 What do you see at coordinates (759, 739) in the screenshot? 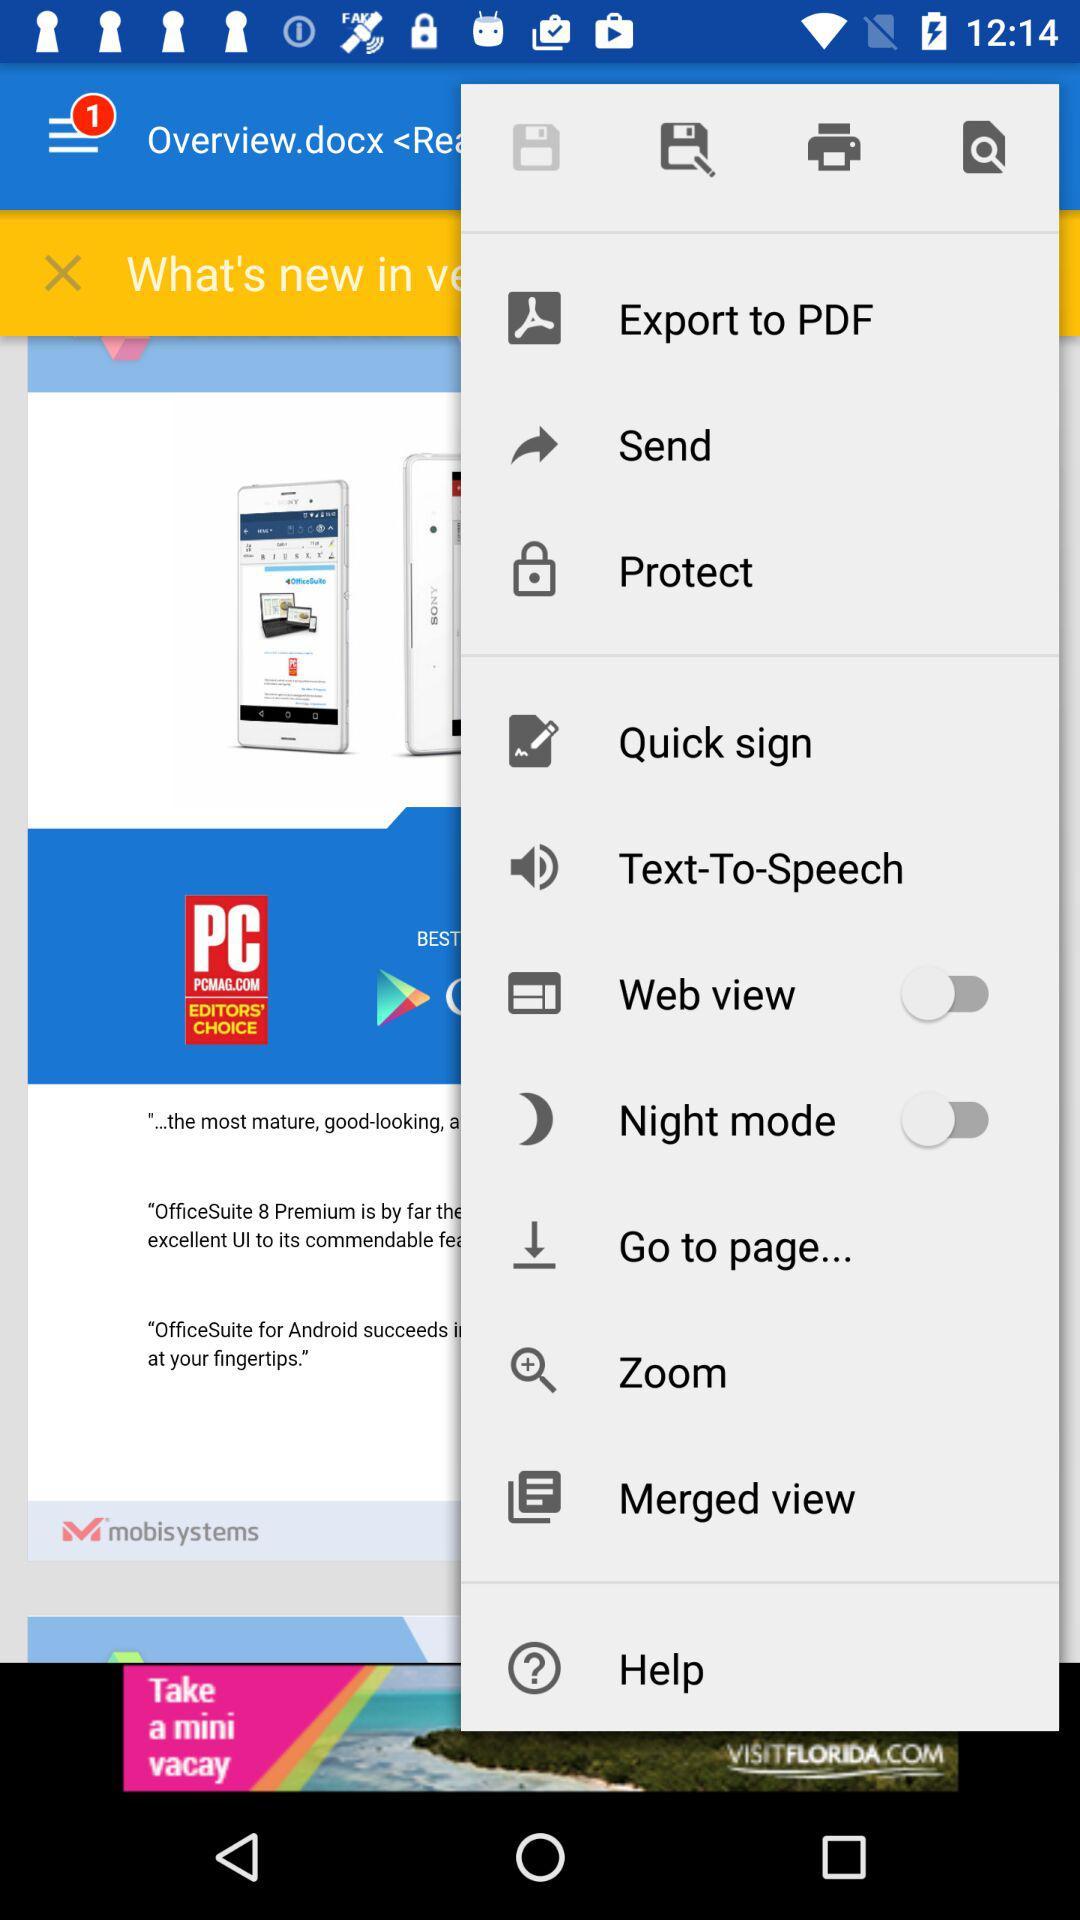
I see `the item above the text-to-speech item` at bounding box center [759, 739].